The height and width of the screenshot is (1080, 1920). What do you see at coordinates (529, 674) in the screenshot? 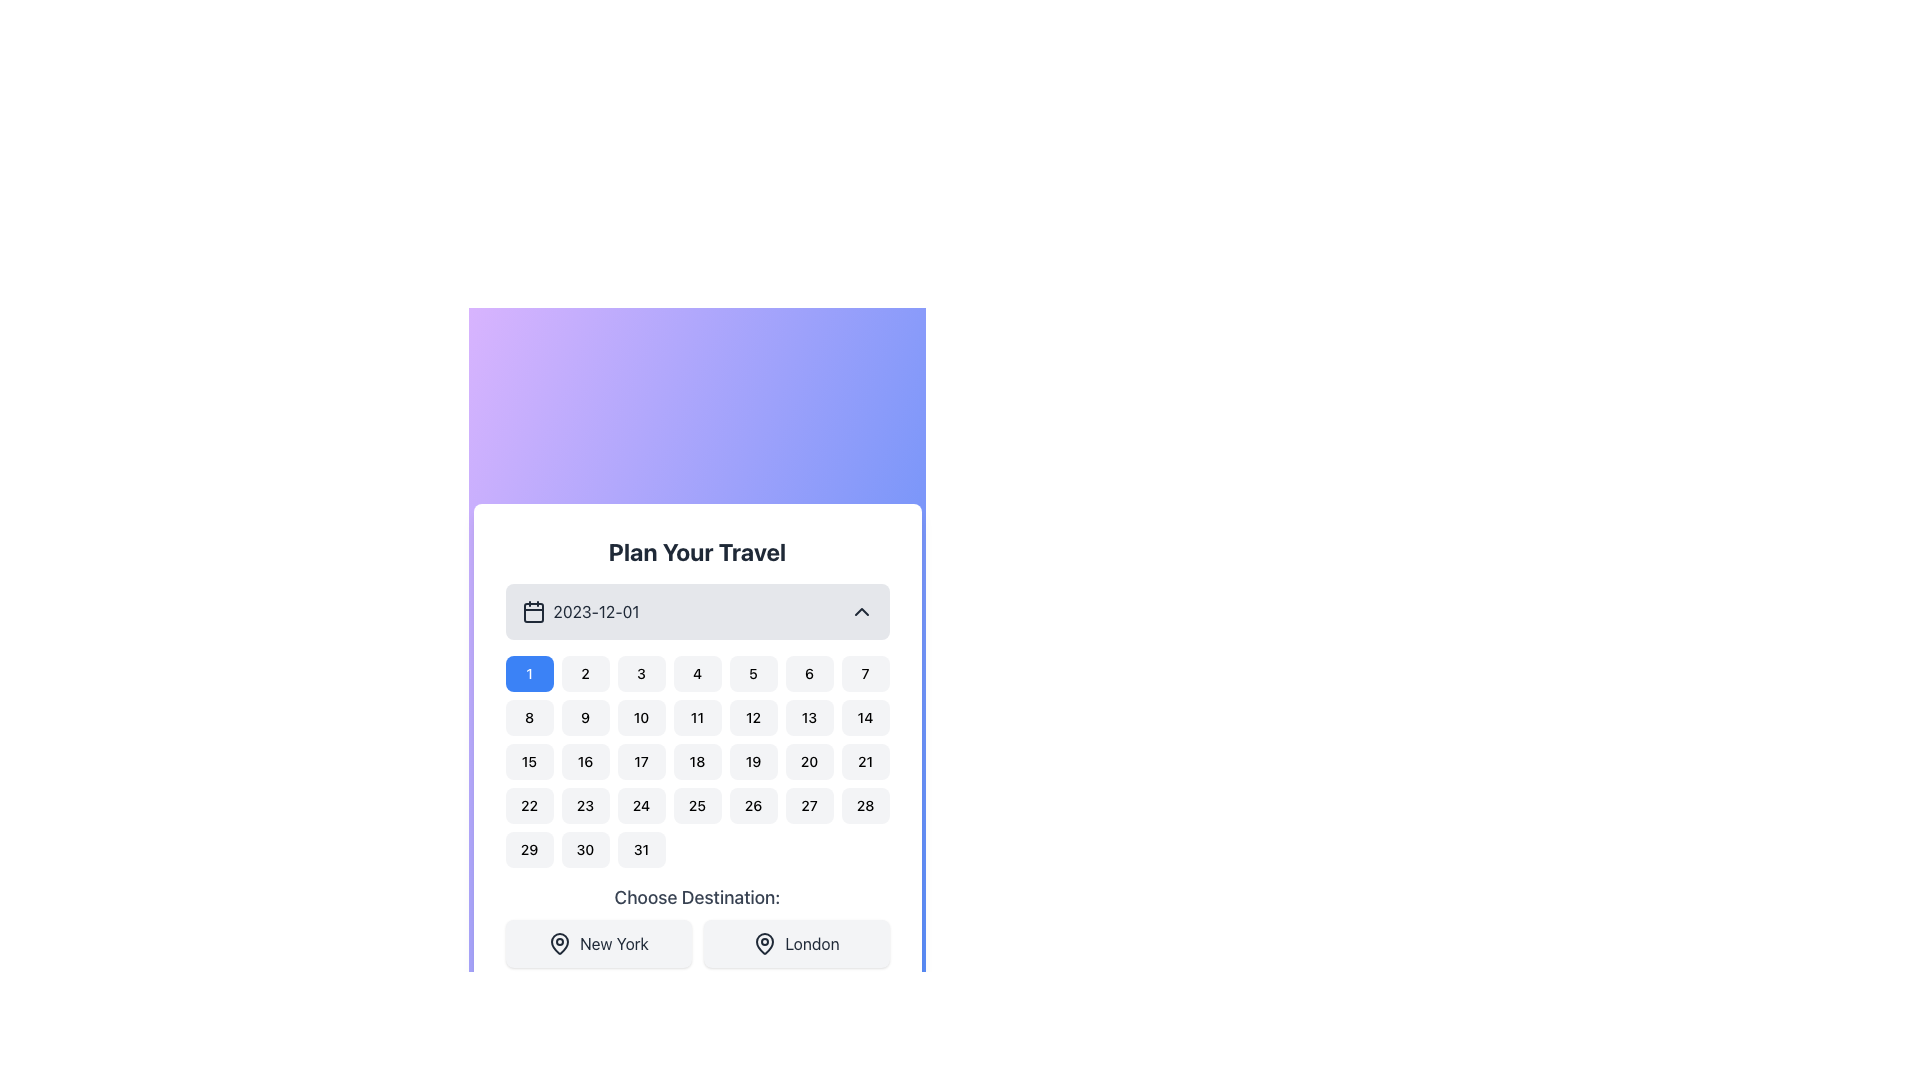
I see `the blue rectangular button labeled '1' with rounded corners` at bounding box center [529, 674].